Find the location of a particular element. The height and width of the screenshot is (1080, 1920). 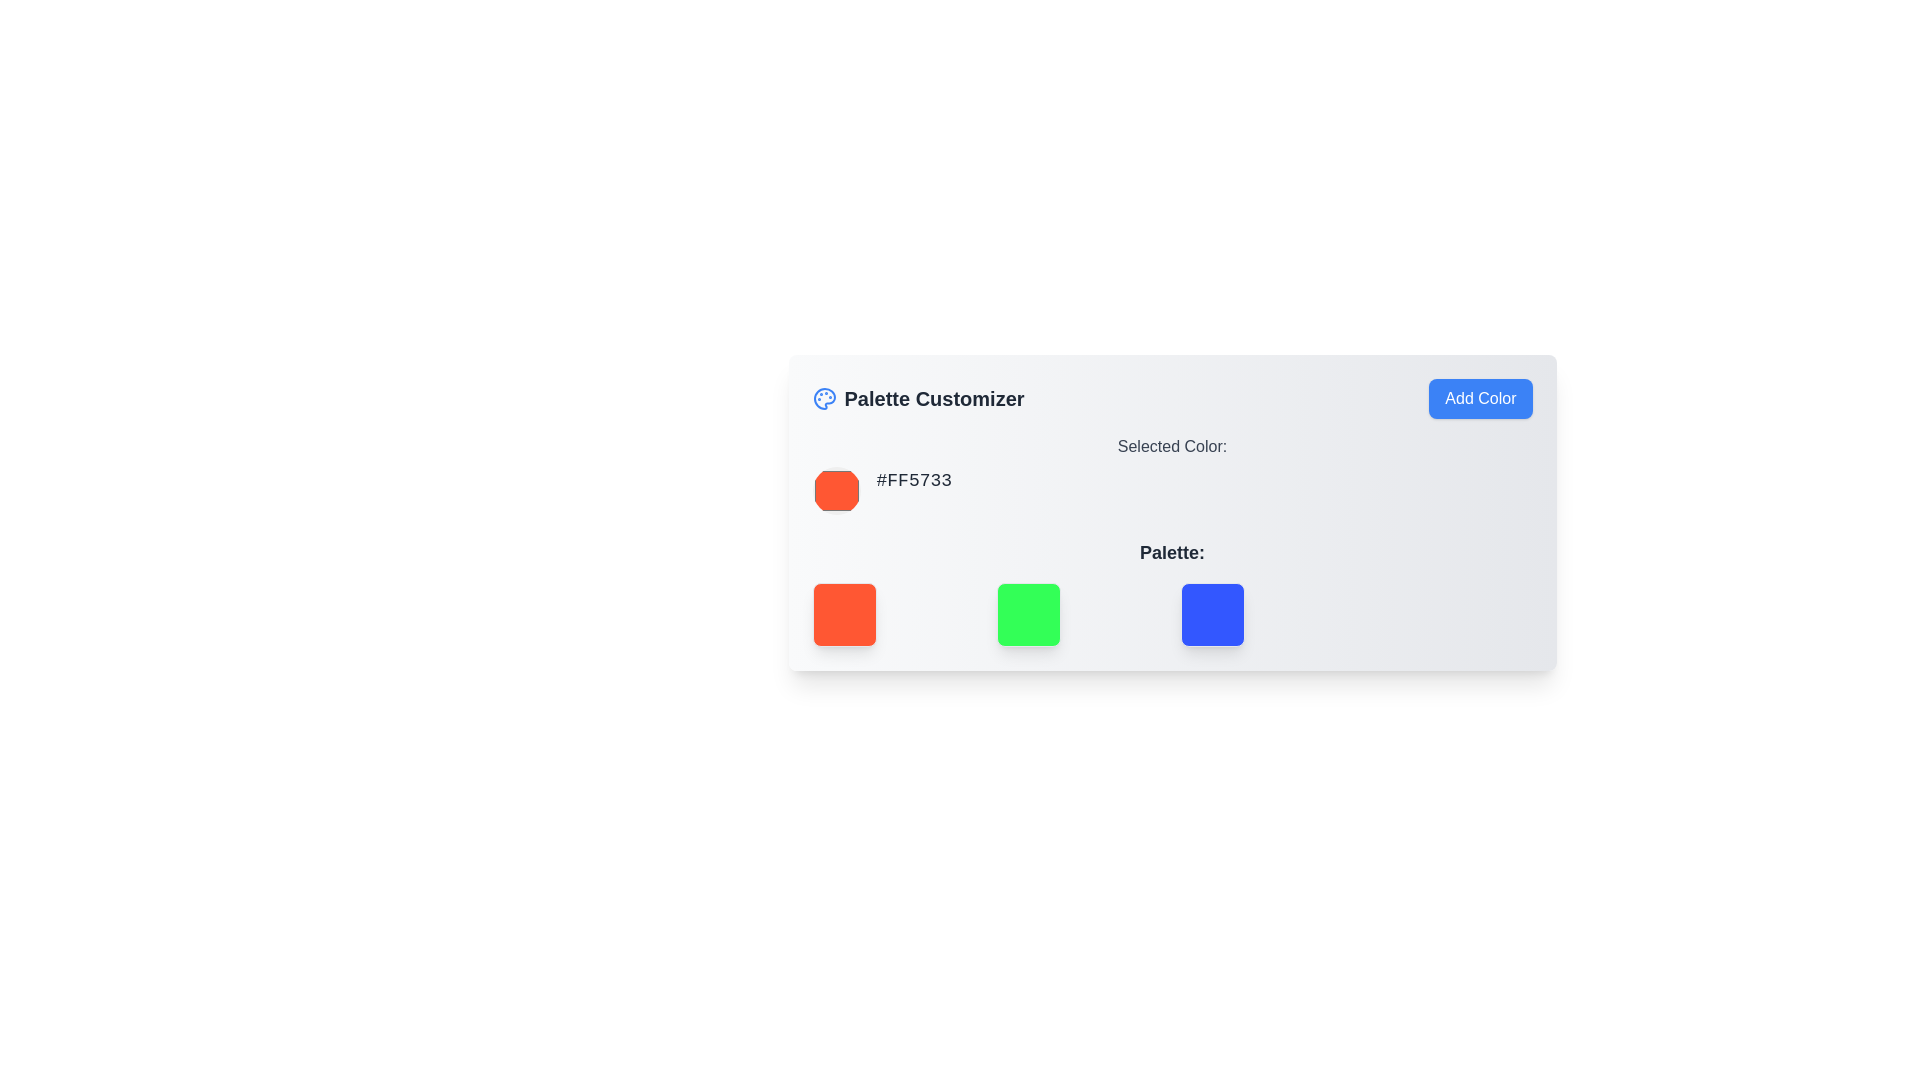

the green square color swatch with rounded corners located is located at coordinates (1079, 613).